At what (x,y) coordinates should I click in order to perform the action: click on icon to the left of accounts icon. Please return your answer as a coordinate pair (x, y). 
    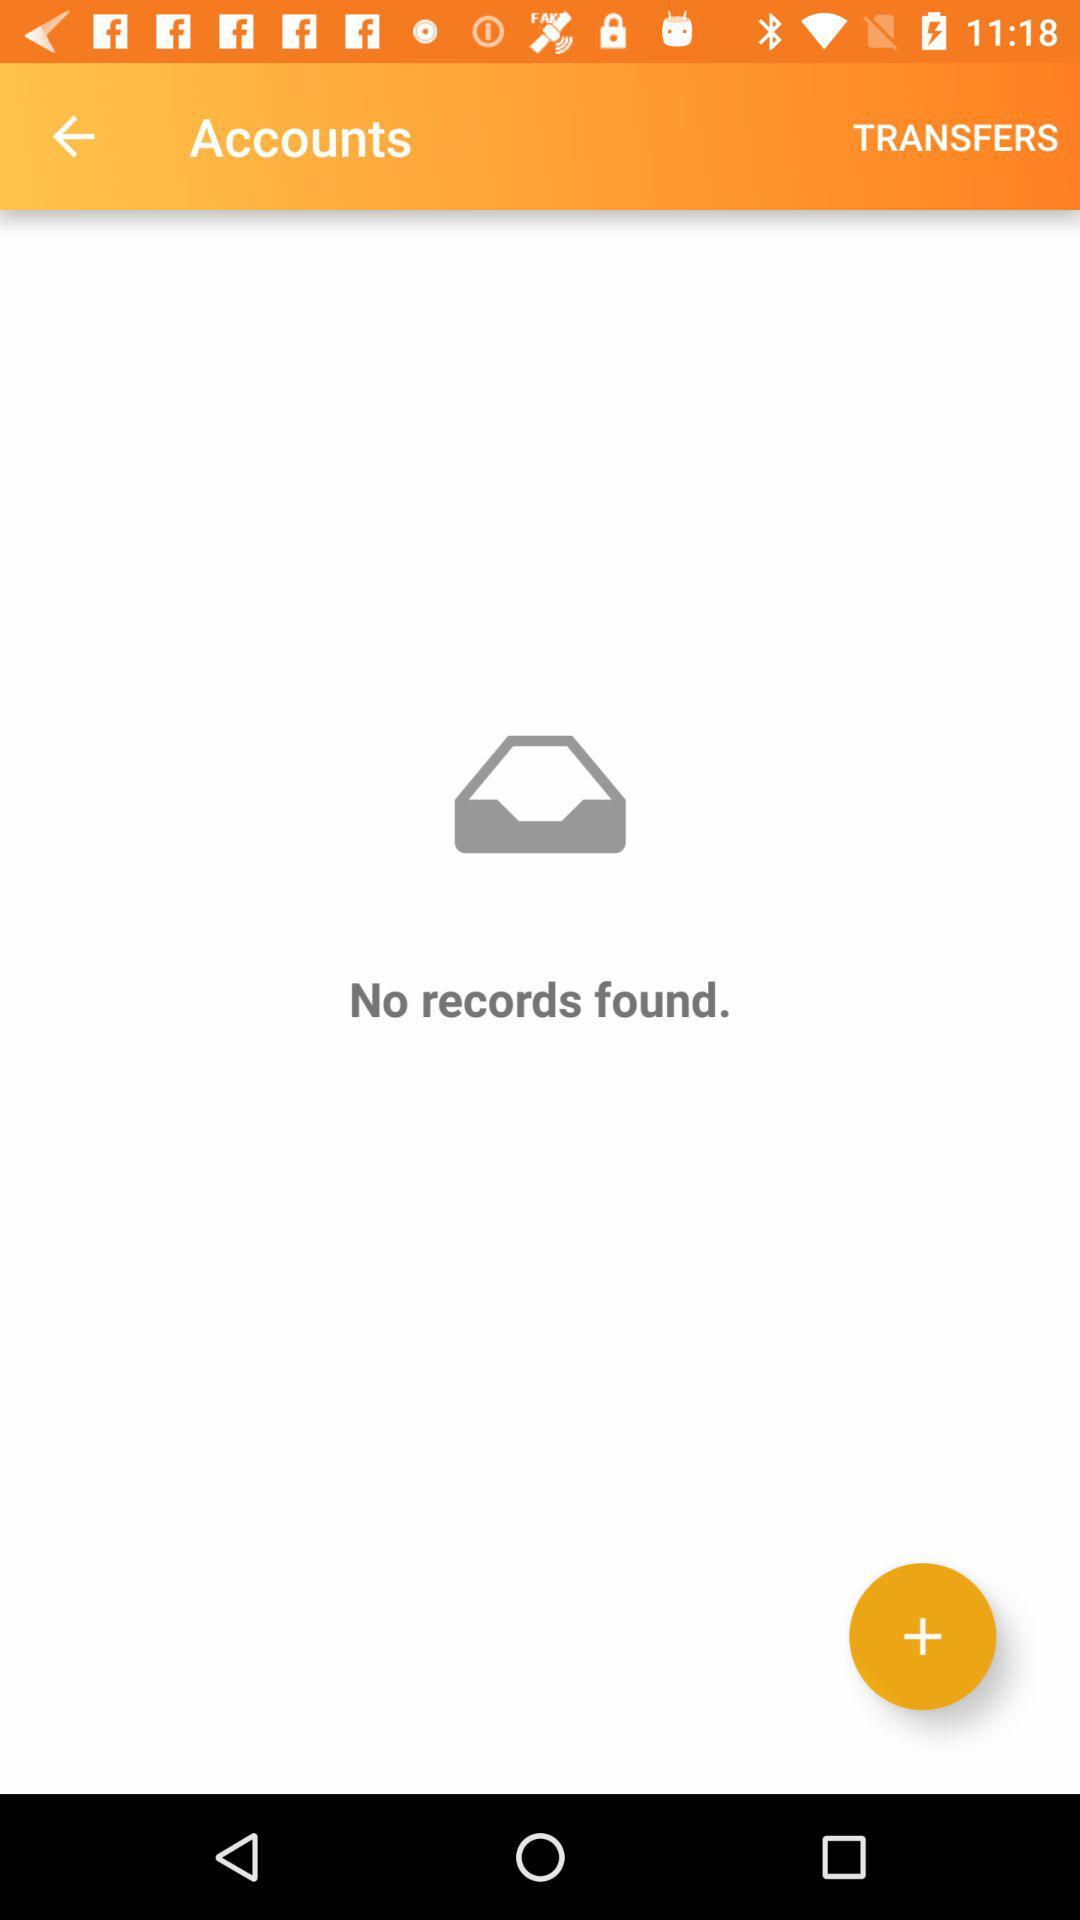
    Looking at the image, I should click on (72, 135).